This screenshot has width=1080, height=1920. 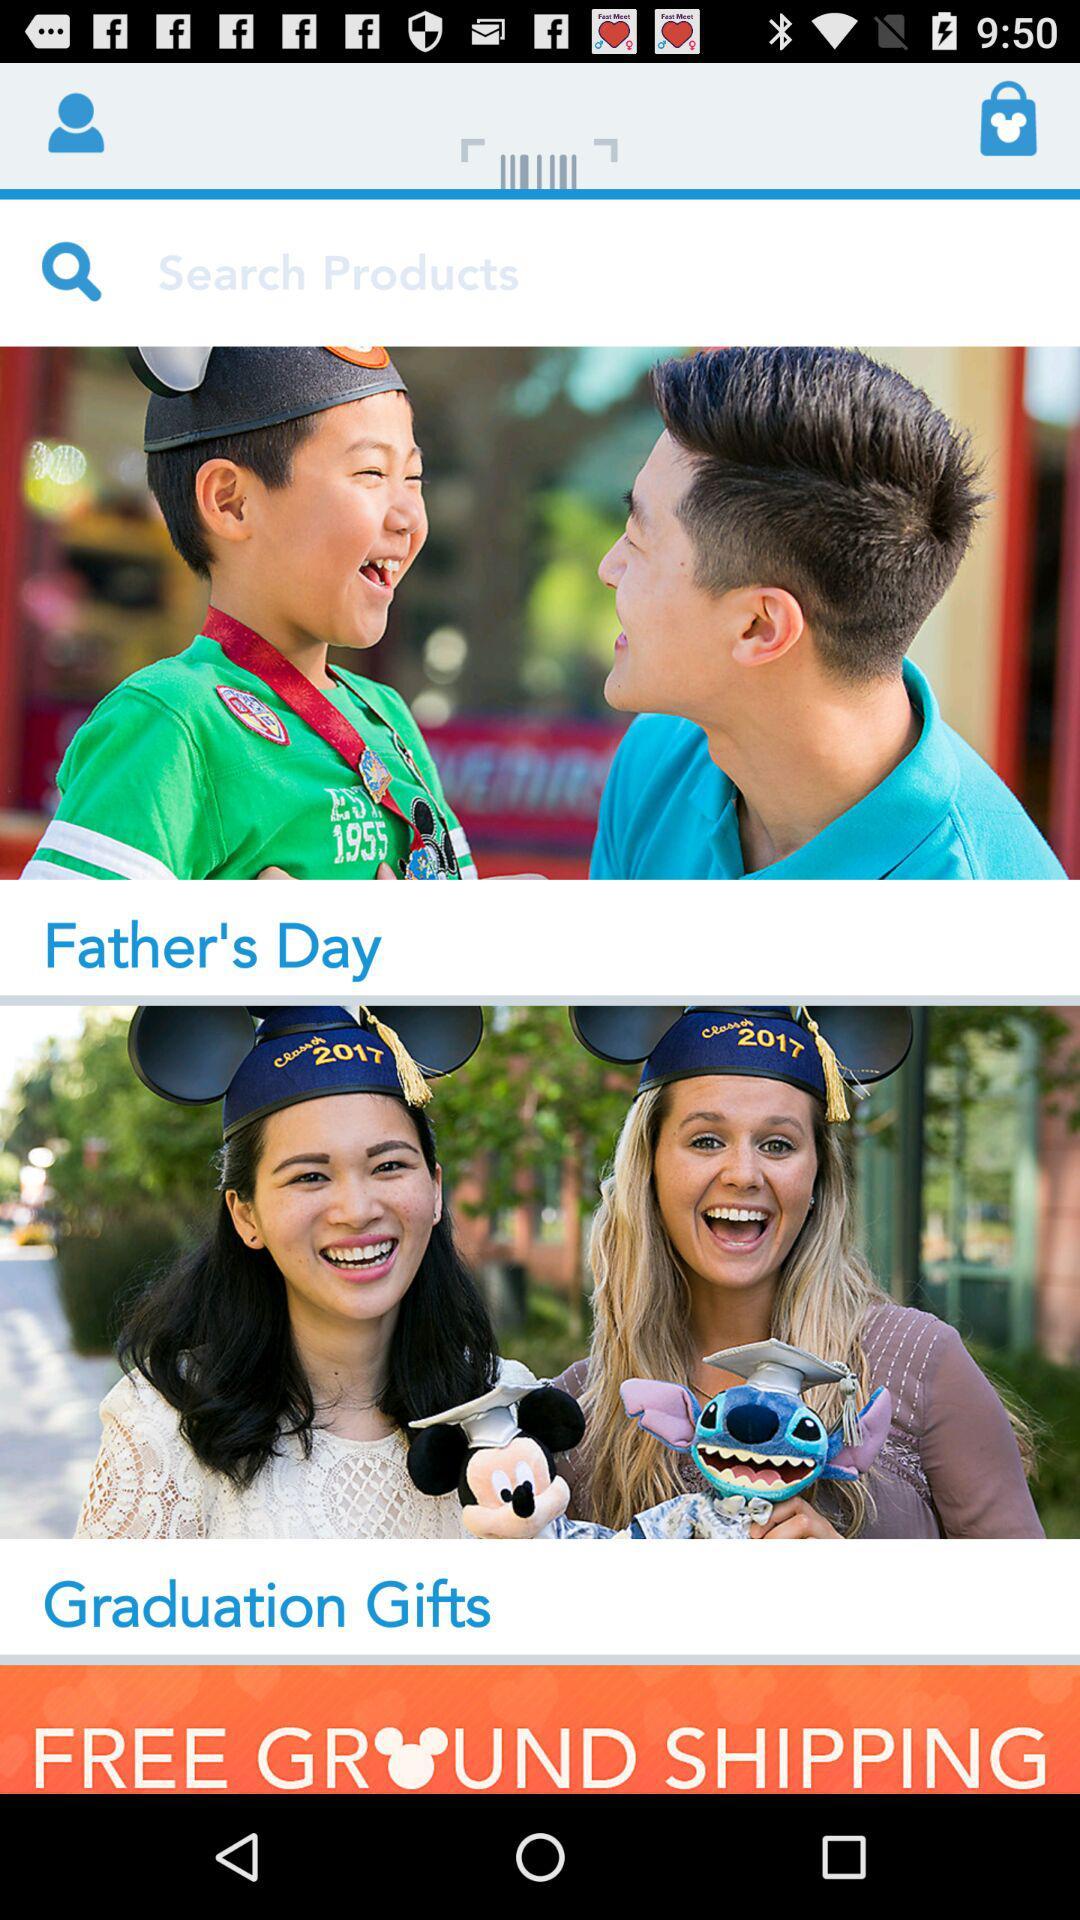 What do you see at coordinates (72, 119) in the screenshot?
I see `icon at the top left corner` at bounding box center [72, 119].